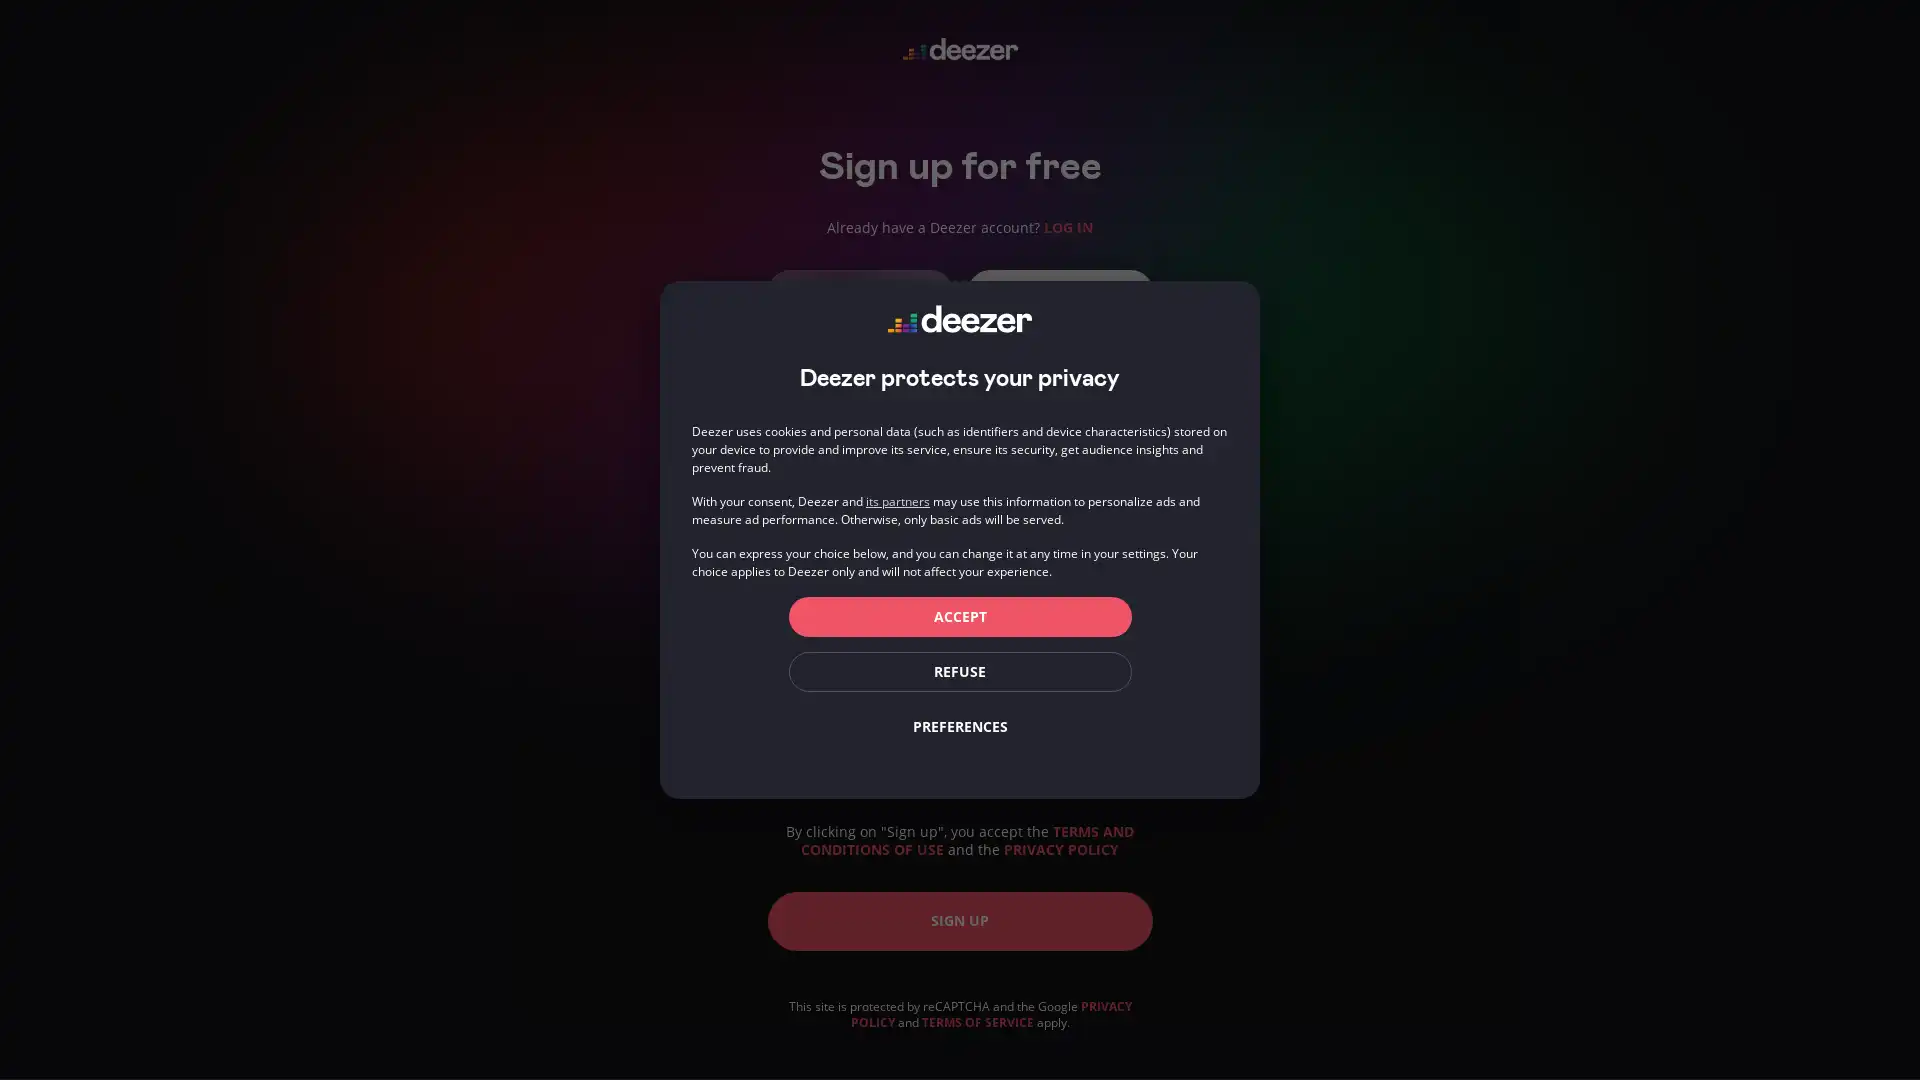 The height and width of the screenshot is (1080, 1920). I want to click on PREFERENCES, so click(958, 726).